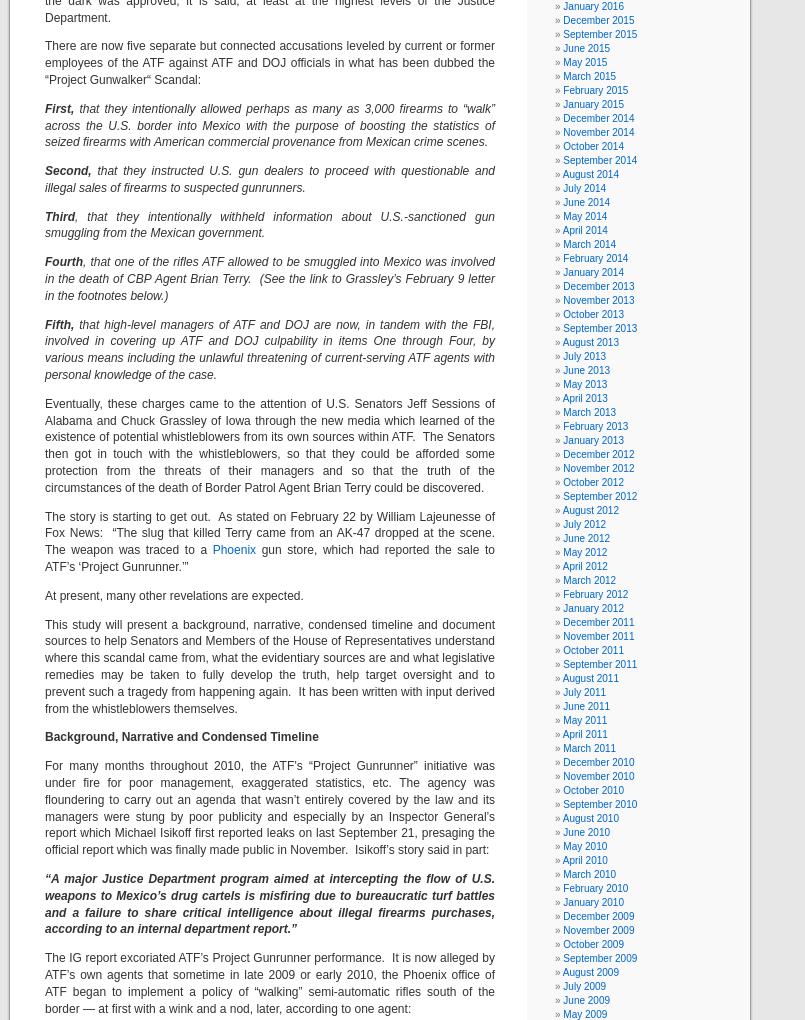  What do you see at coordinates (562, 328) in the screenshot?
I see `'September 2013'` at bounding box center [562, 328].